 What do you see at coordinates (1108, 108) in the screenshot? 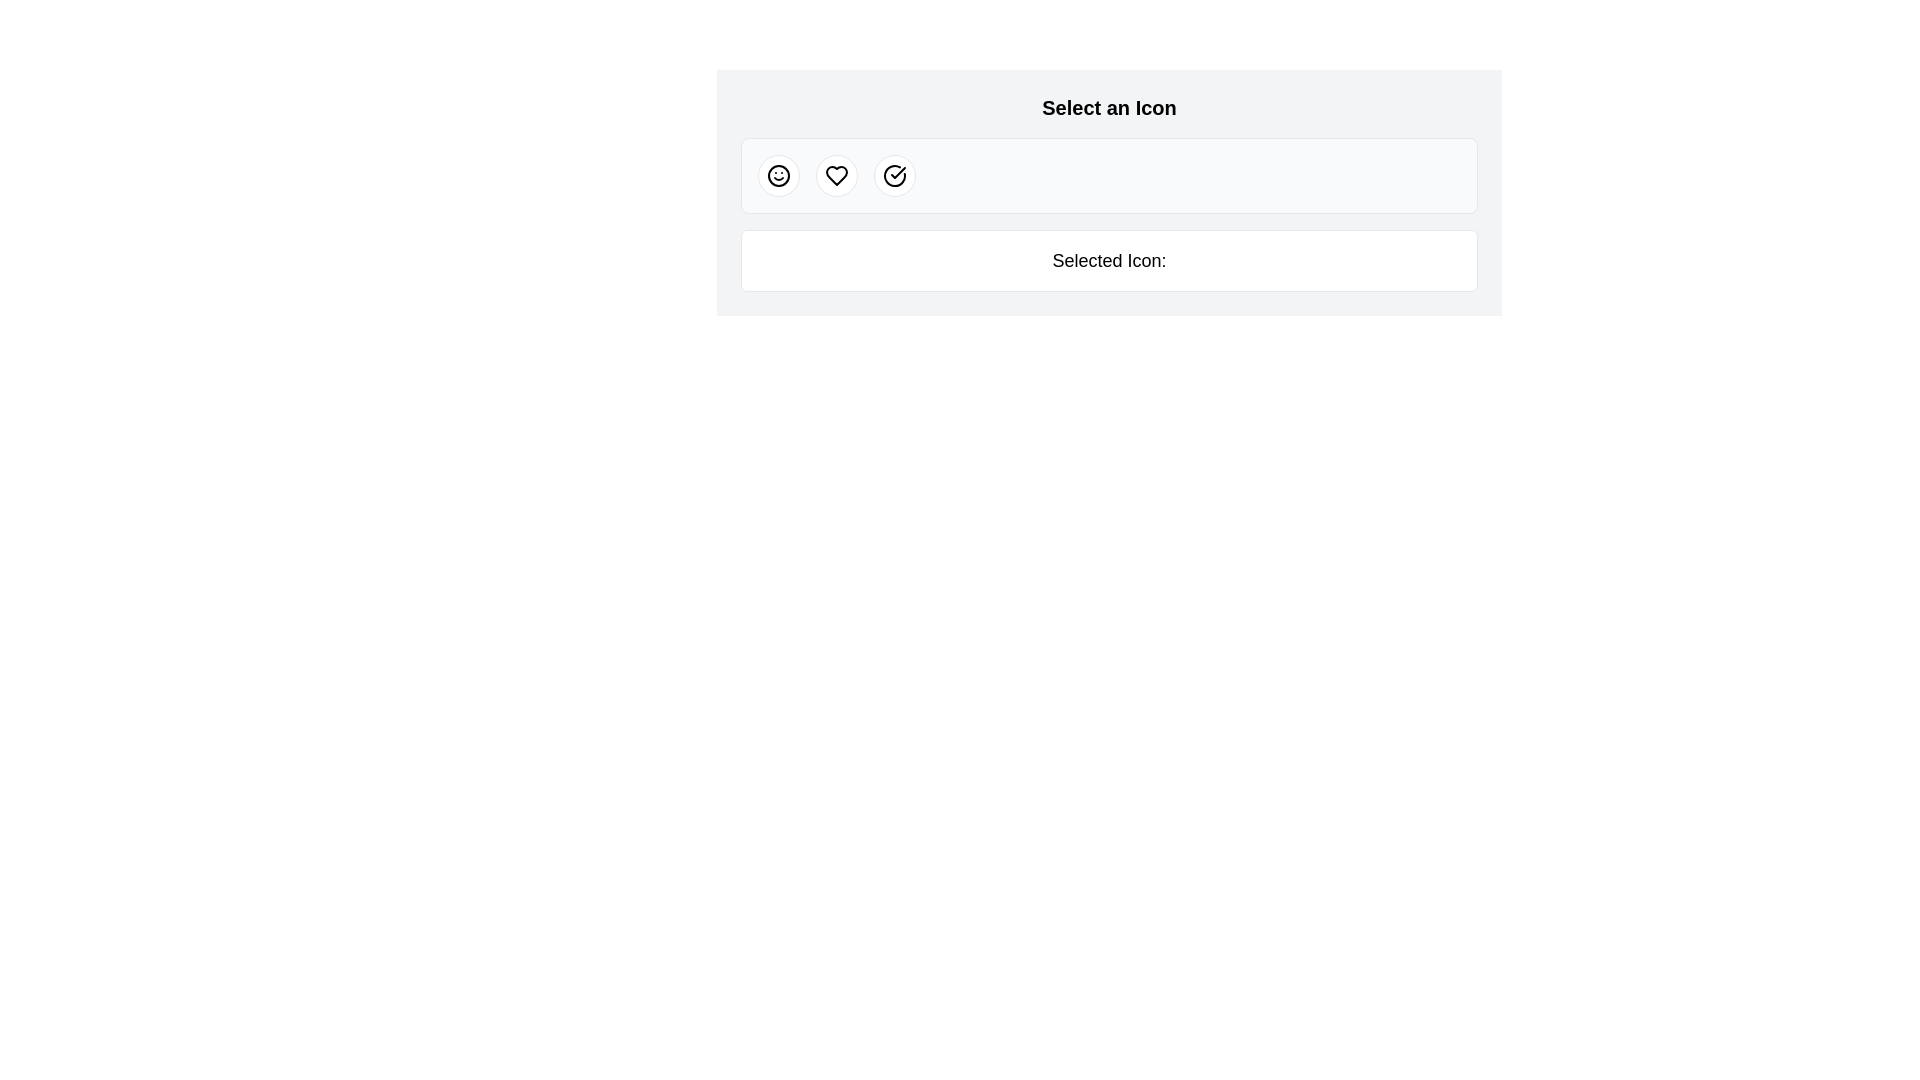
I see `the Text Label that serves as a heading or title for the section guiding users to select an icon, located at the top of the icon selection area` at bounding box center [1108, 108].